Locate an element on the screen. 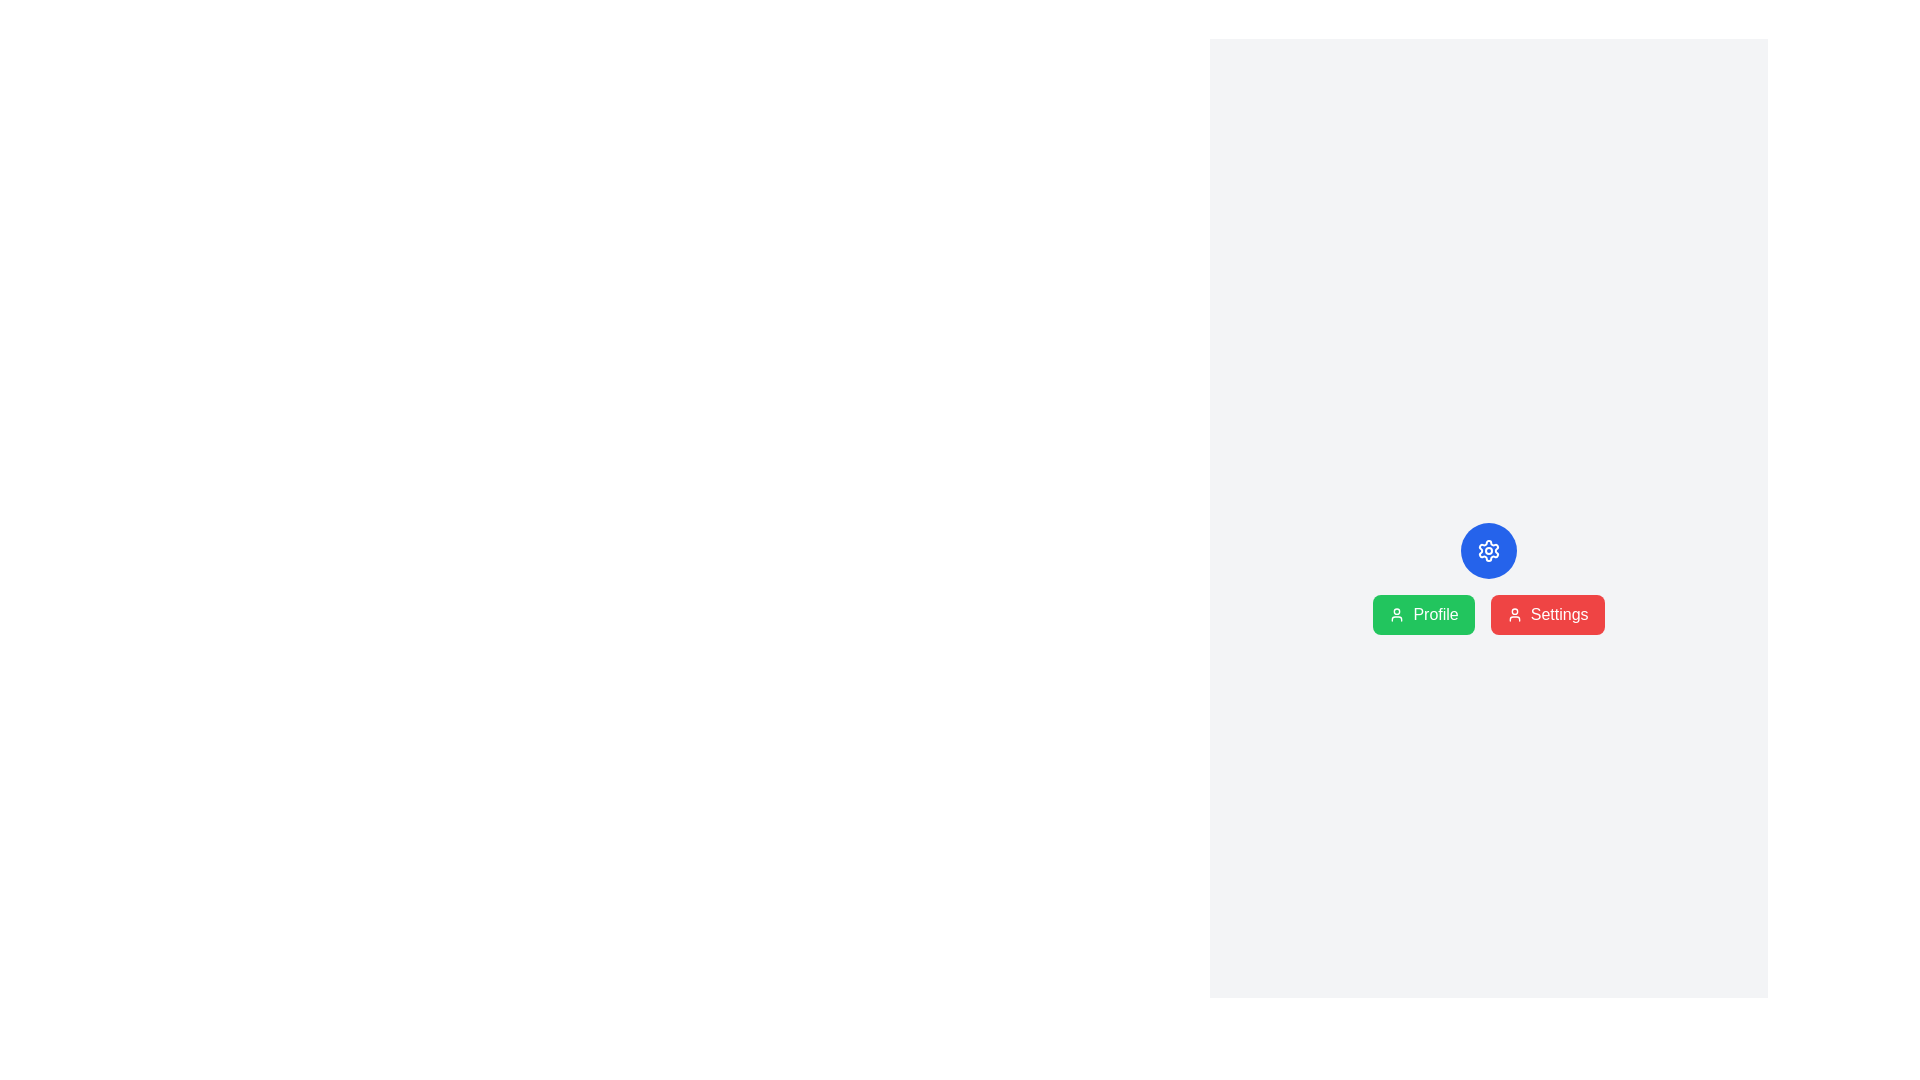 Image resolution: width=1920 pixels, height=1080 pixels. the green 'Profile' button in the button group is located at coordinates (1488, 613).